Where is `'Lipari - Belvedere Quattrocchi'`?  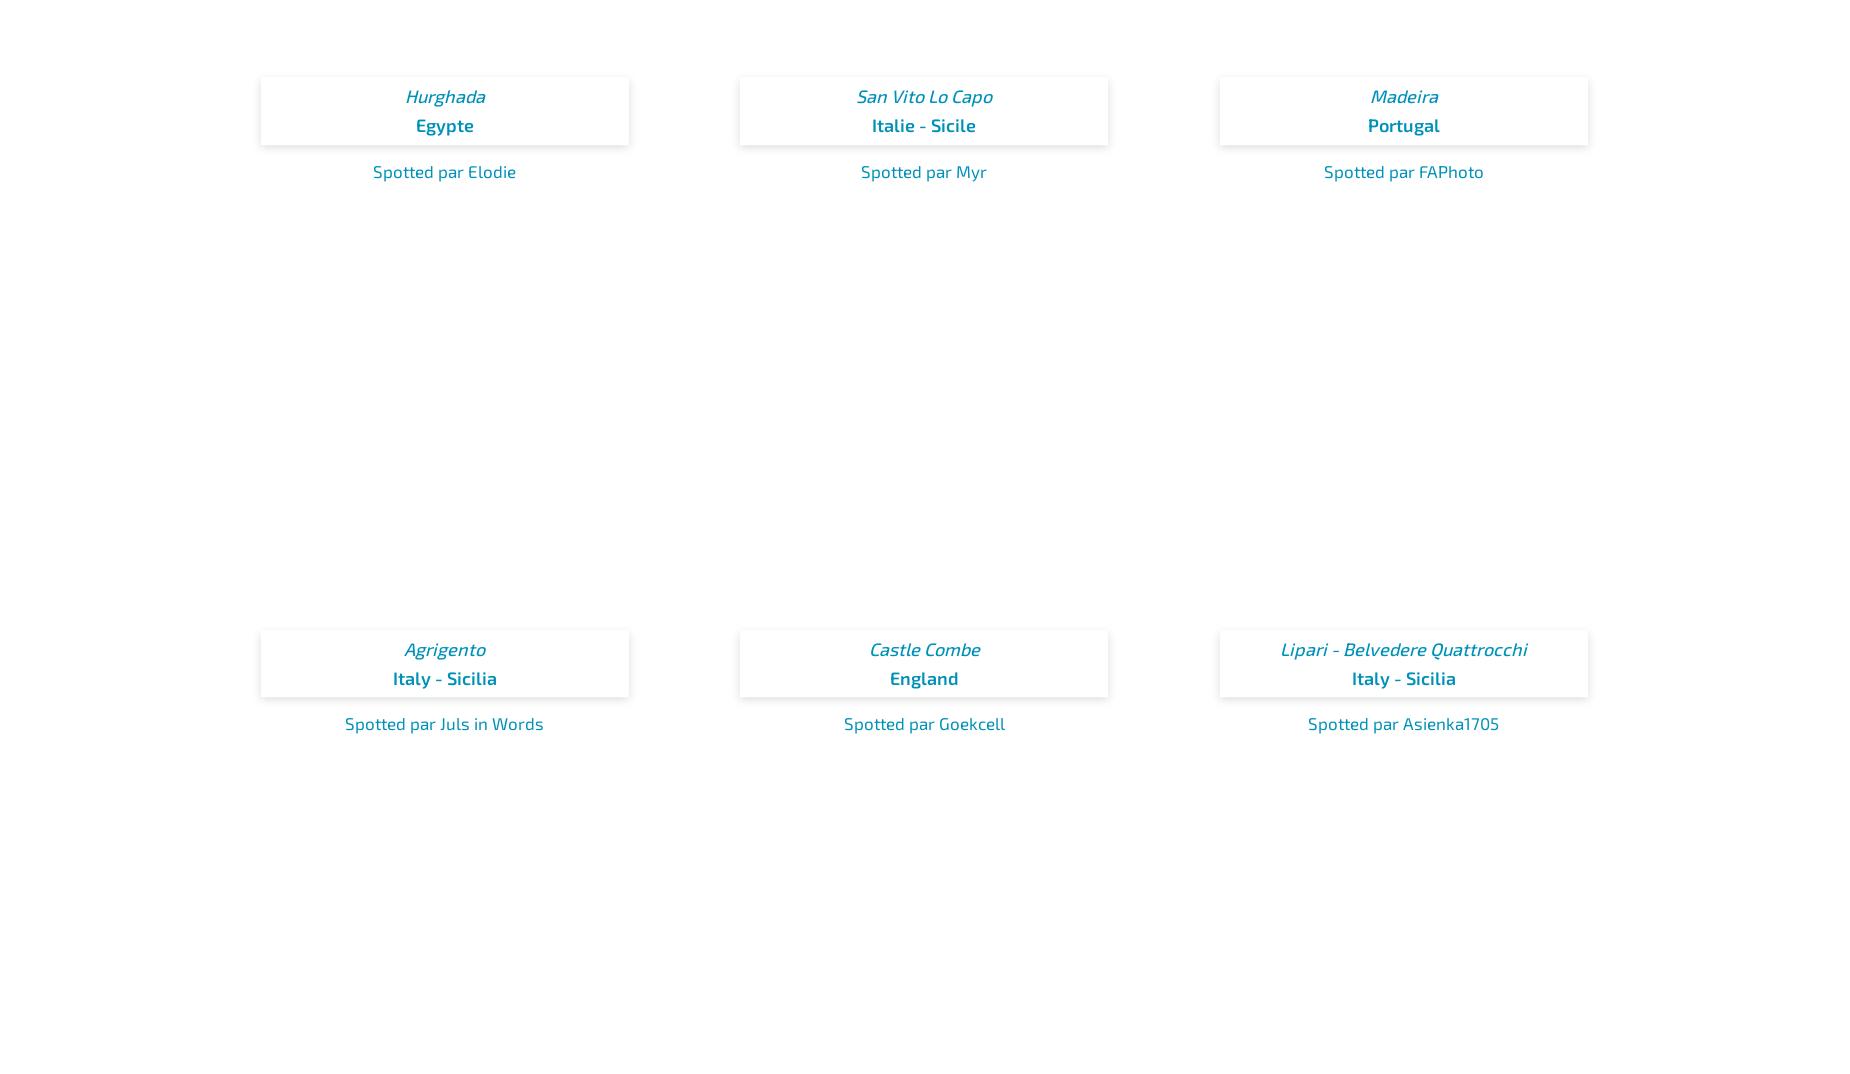
'Lipari - Belvedere Quattrocchi' is located at coordinates (1403, 647).